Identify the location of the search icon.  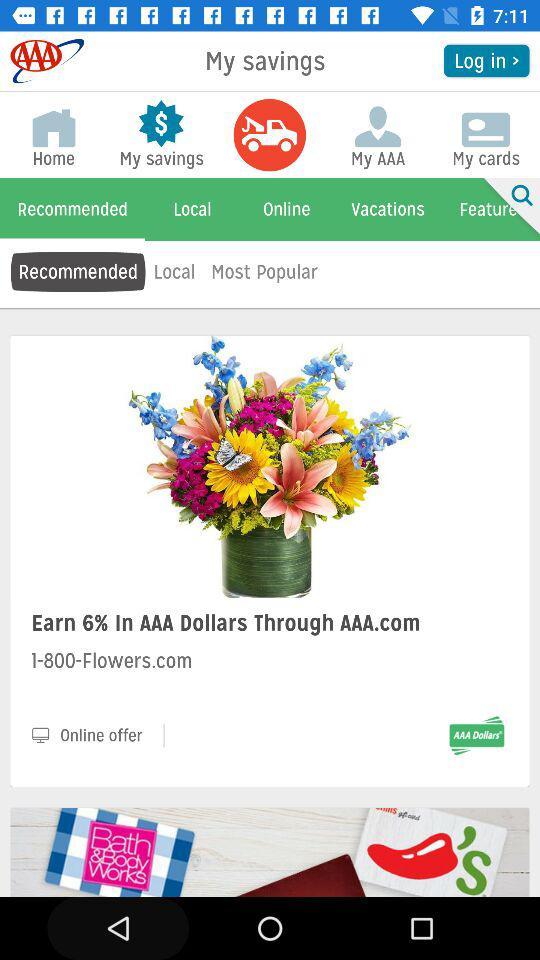
(508, 209).